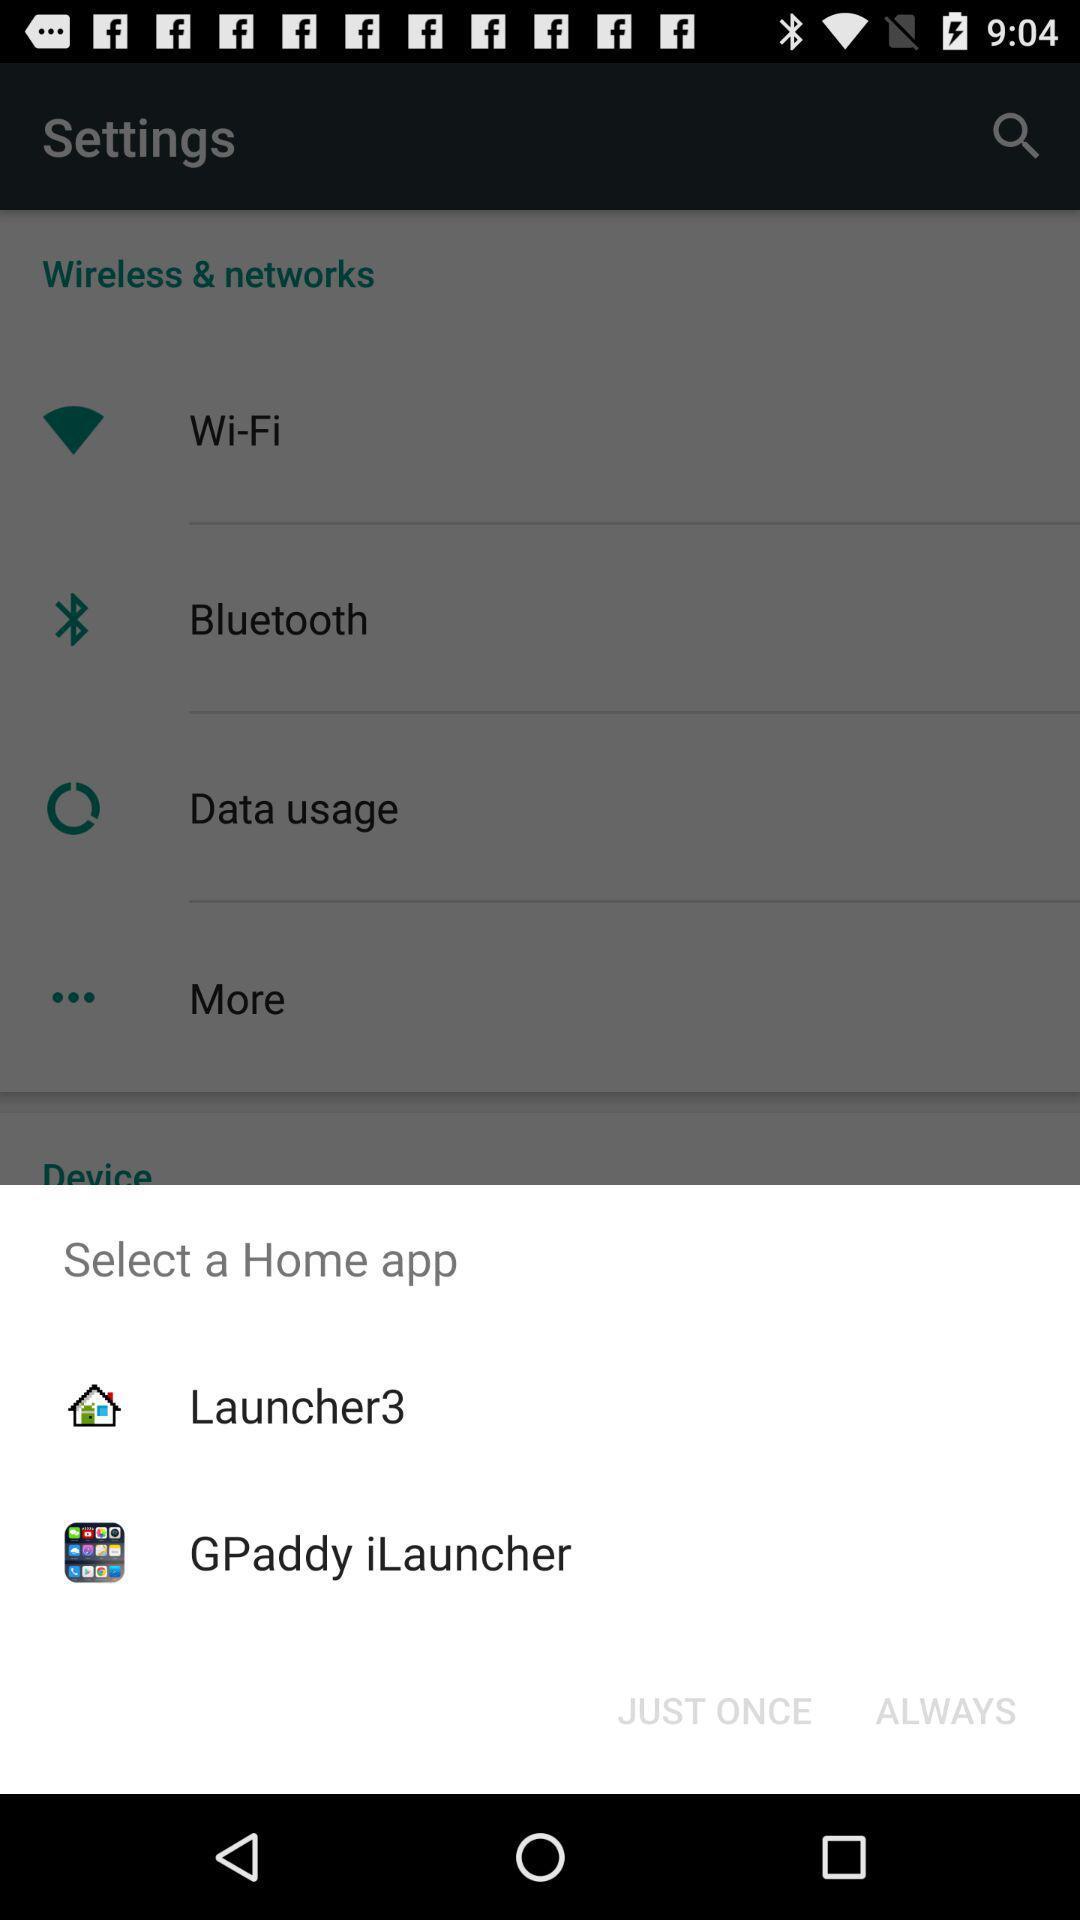  What do you see at coordinates (297, 1404) in the screenshot?
I see `the launcher3 icon` at bounding box center [297, 1404].